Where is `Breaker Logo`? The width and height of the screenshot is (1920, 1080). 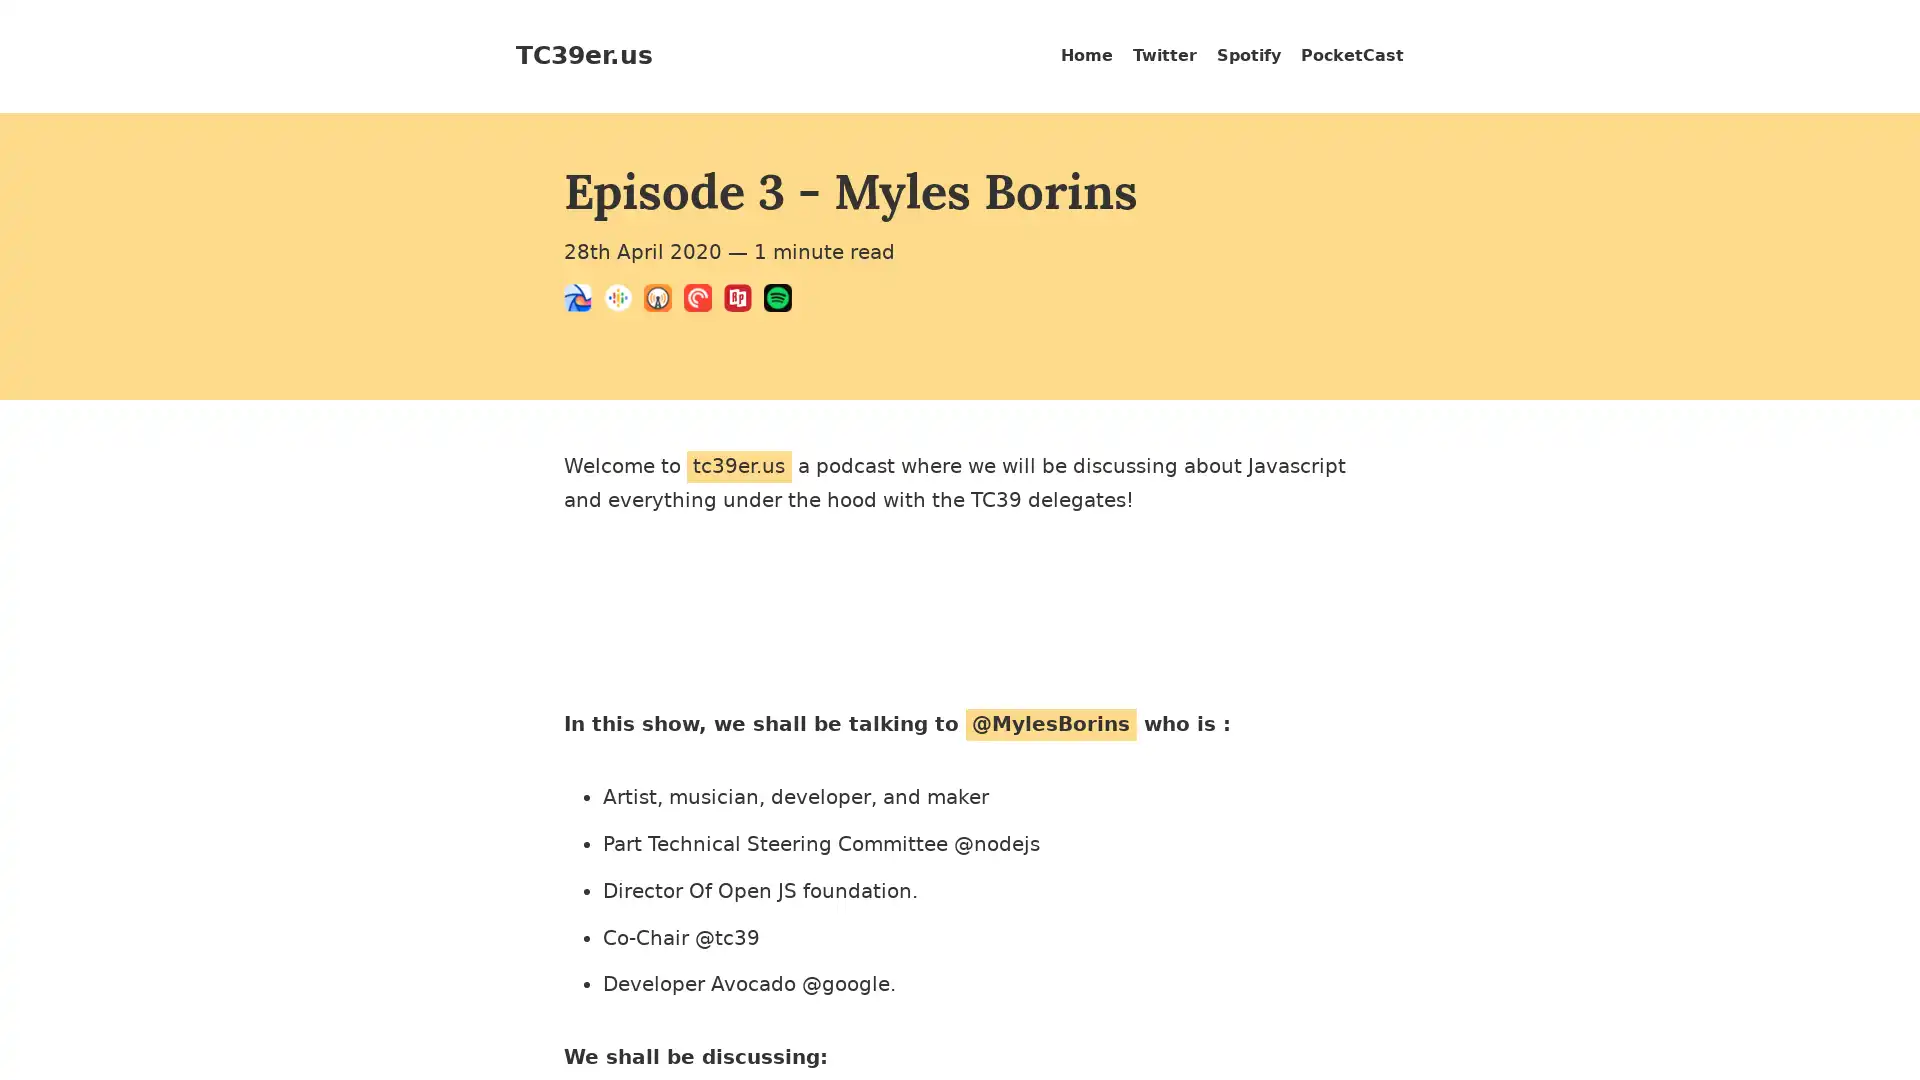 Breaker Logo is located at coordinates (583, 301).